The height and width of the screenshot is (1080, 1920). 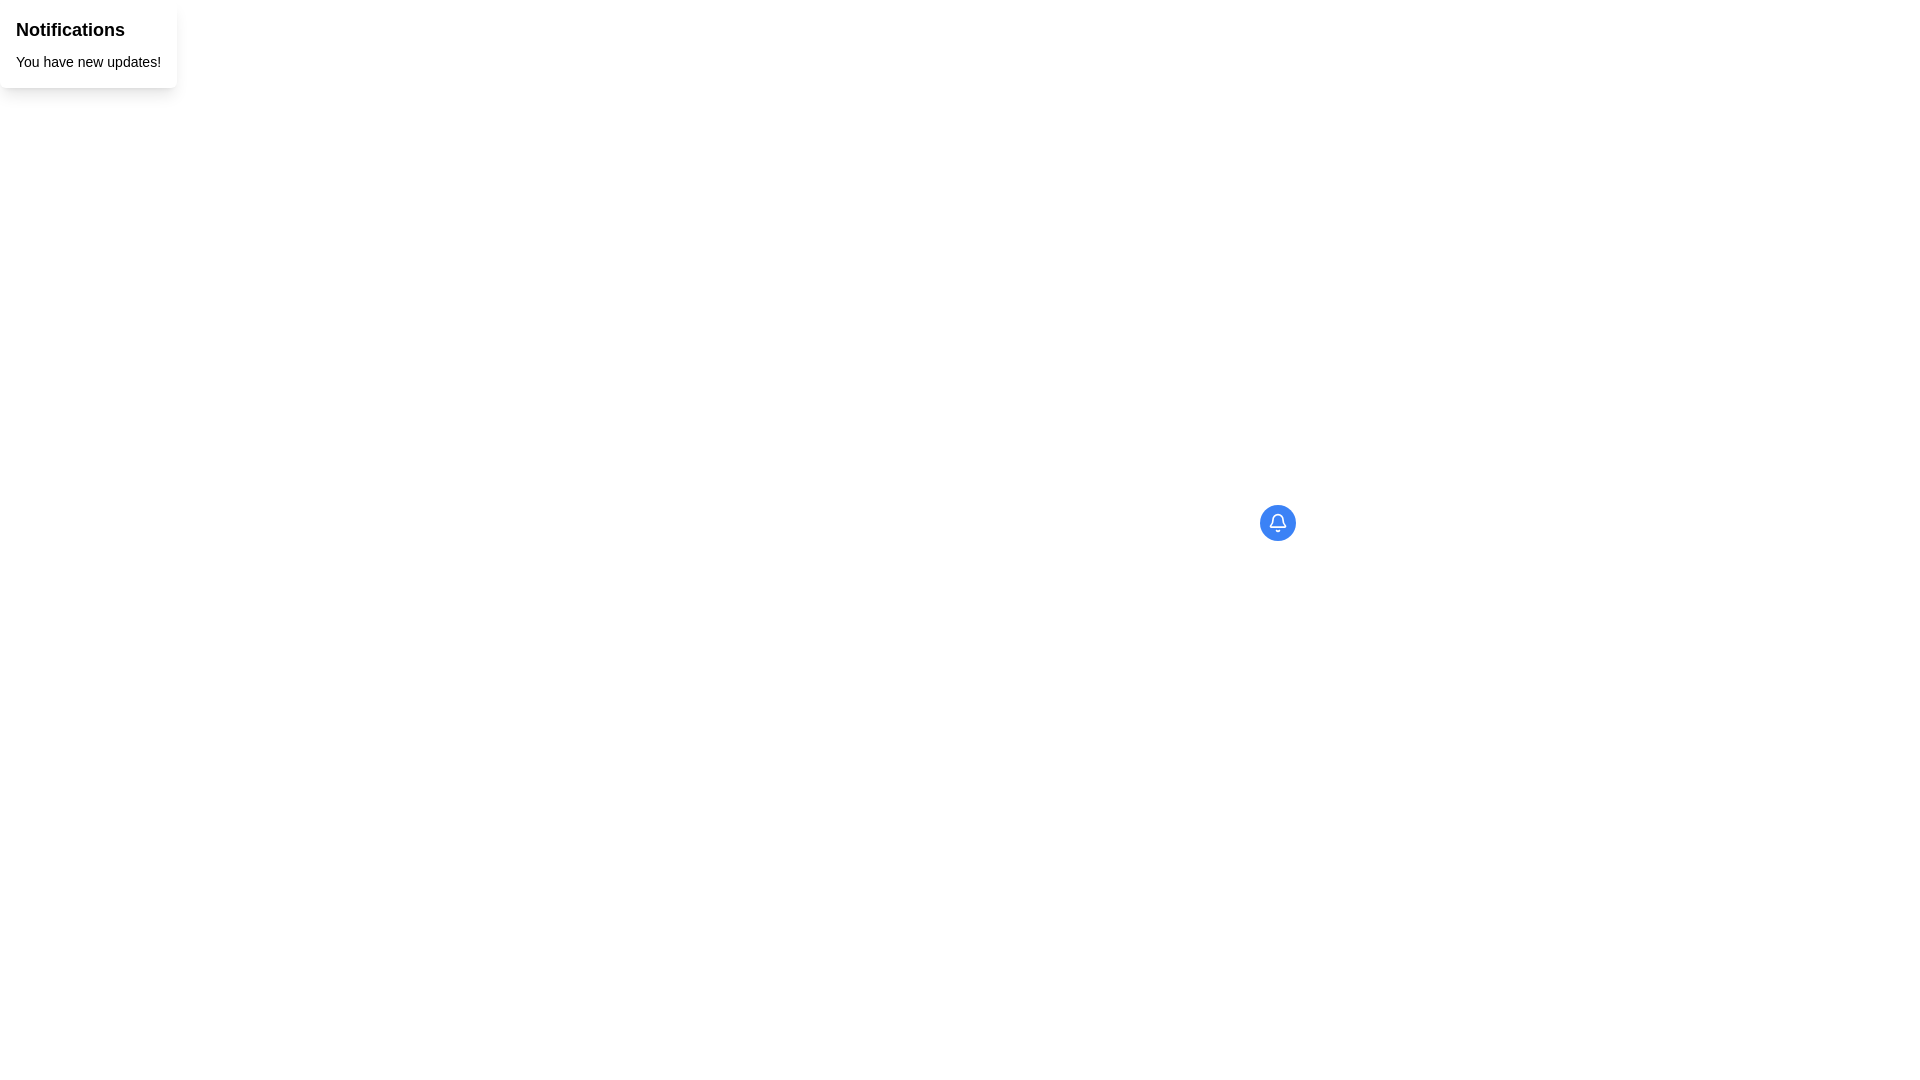 What do you see at coordinates (1276, 522) in the screenshot?
I see `the circular blue button with a white border and a white bell icon in the center` at bounding box center [1276, 522].